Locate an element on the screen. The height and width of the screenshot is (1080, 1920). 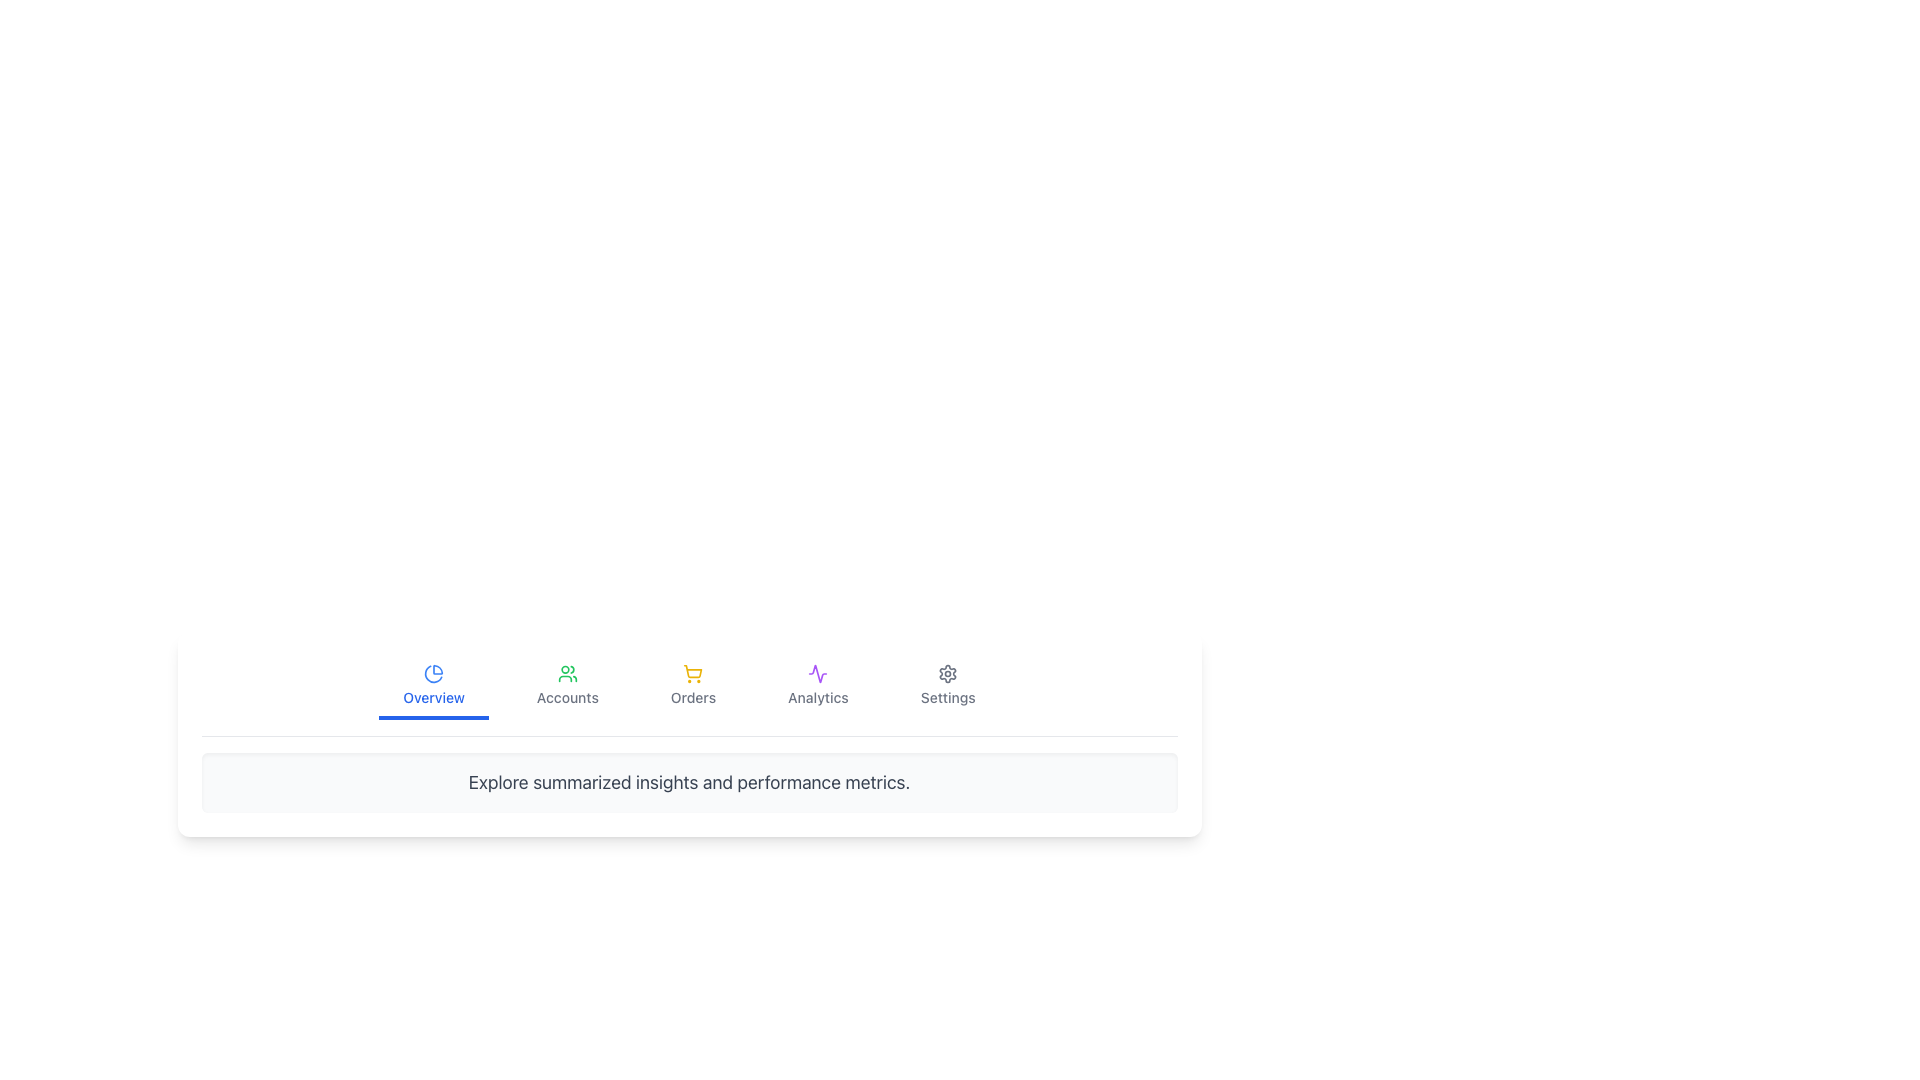
the settings icon located in the navigation menu adjacent to the text label 'Settings' is located at coordinates (947, 674).